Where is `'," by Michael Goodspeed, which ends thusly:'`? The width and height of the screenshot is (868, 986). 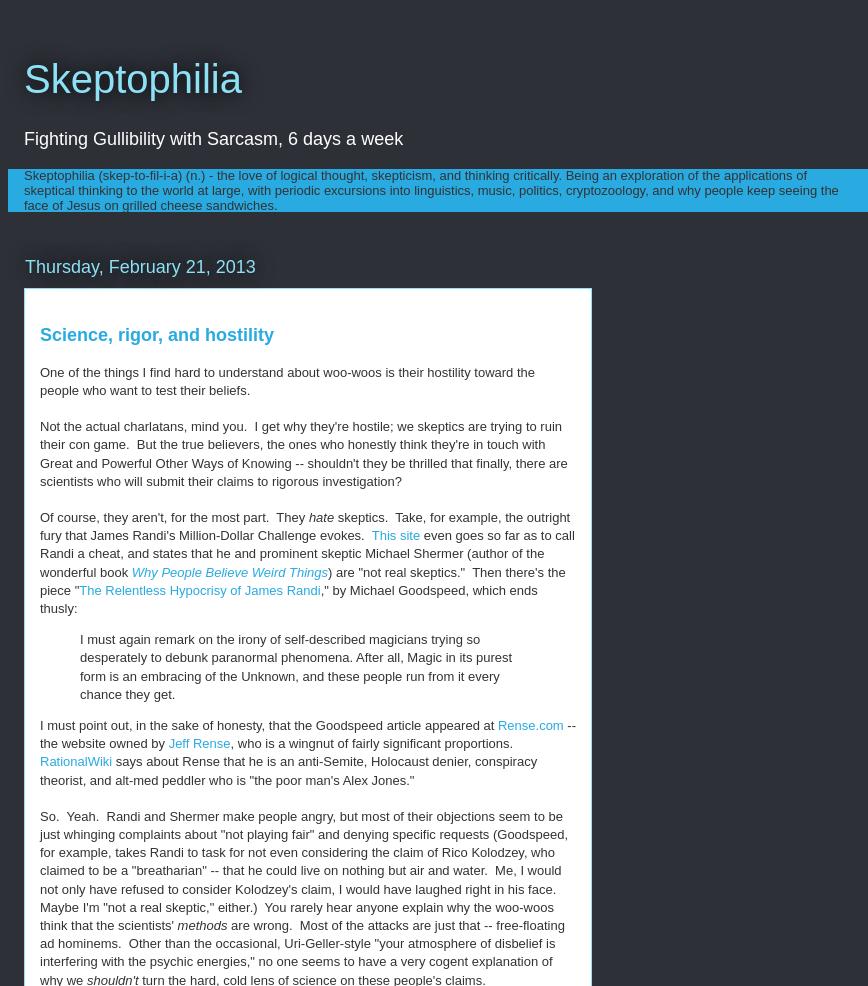 '," by Michael Goodspeed, which ends thusly:' is located at coordinates (288, 598).